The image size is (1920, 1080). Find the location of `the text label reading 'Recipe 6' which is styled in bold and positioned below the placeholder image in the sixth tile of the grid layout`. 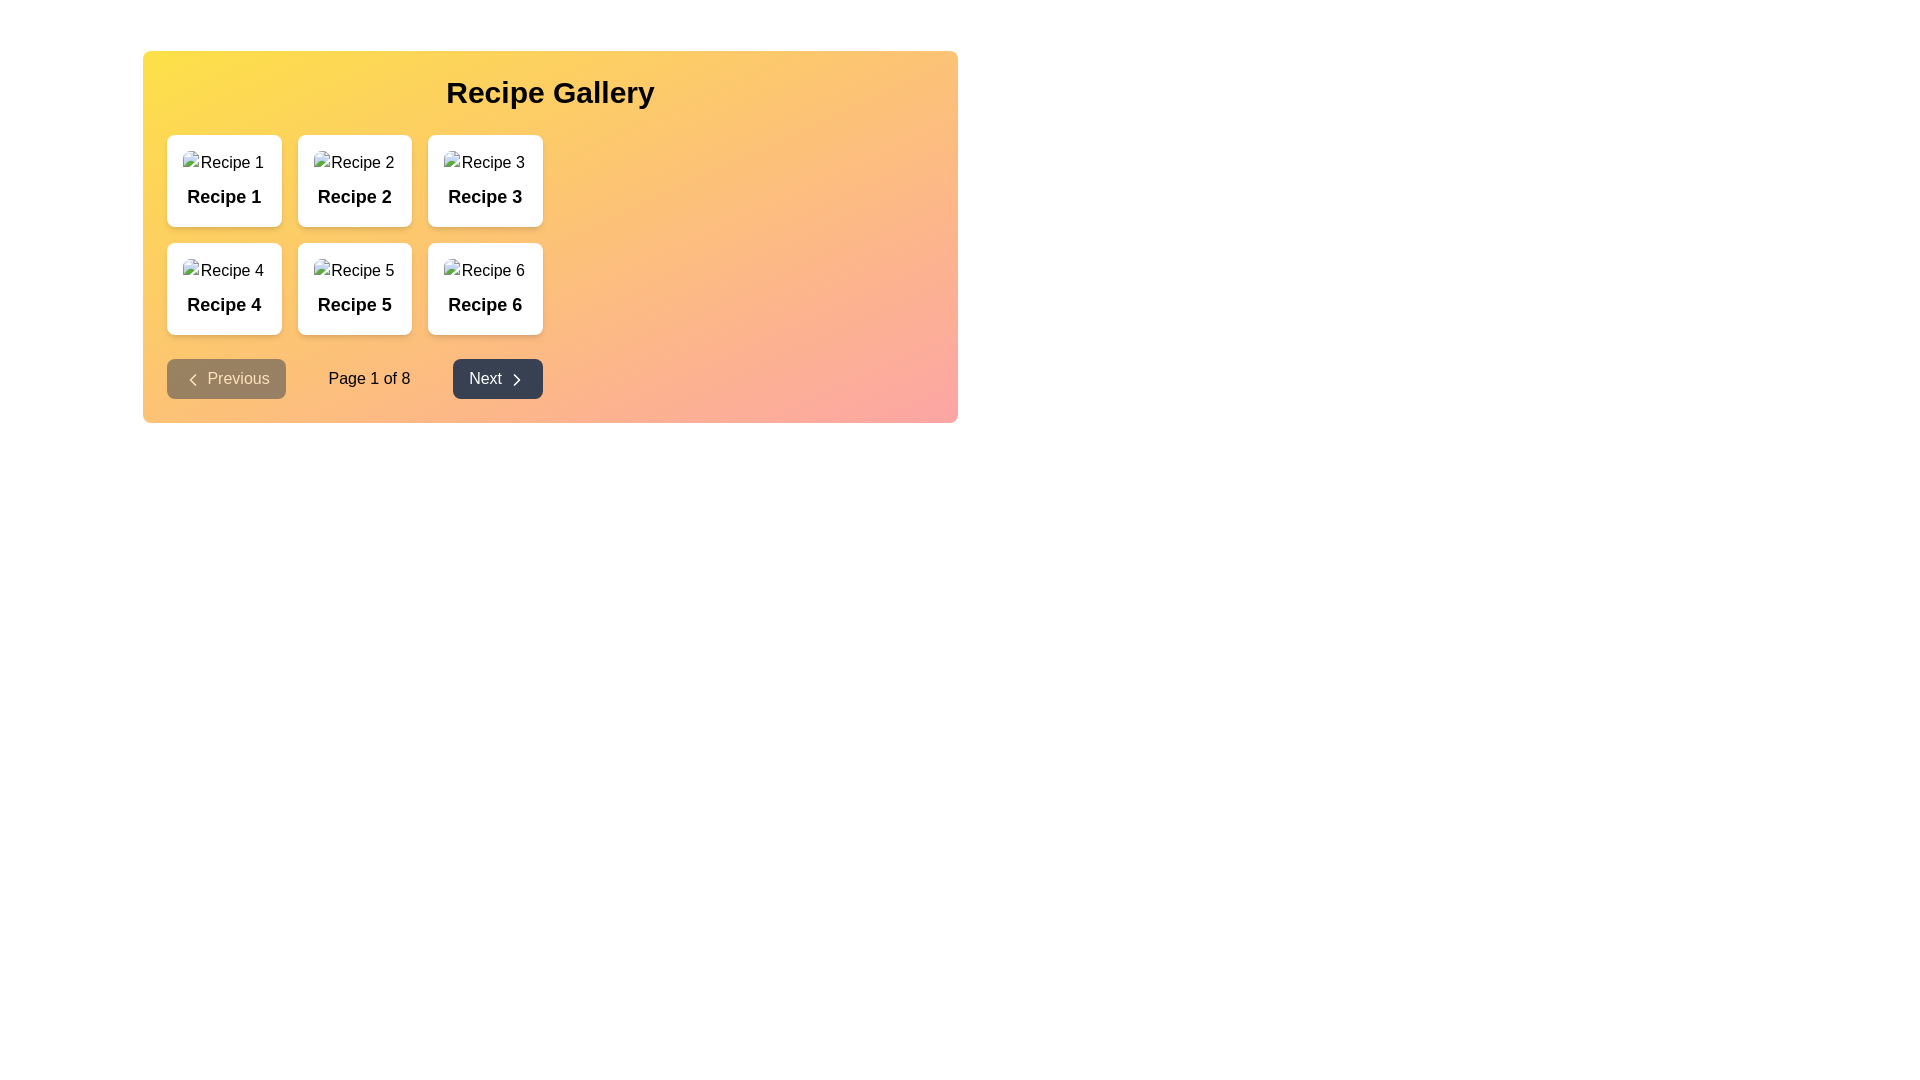

the text label reading 'Recipe 6' which is styled in bold and positioned below the placeholder image in the sixth tile of the grid layout is located at coordinates (485, 304).